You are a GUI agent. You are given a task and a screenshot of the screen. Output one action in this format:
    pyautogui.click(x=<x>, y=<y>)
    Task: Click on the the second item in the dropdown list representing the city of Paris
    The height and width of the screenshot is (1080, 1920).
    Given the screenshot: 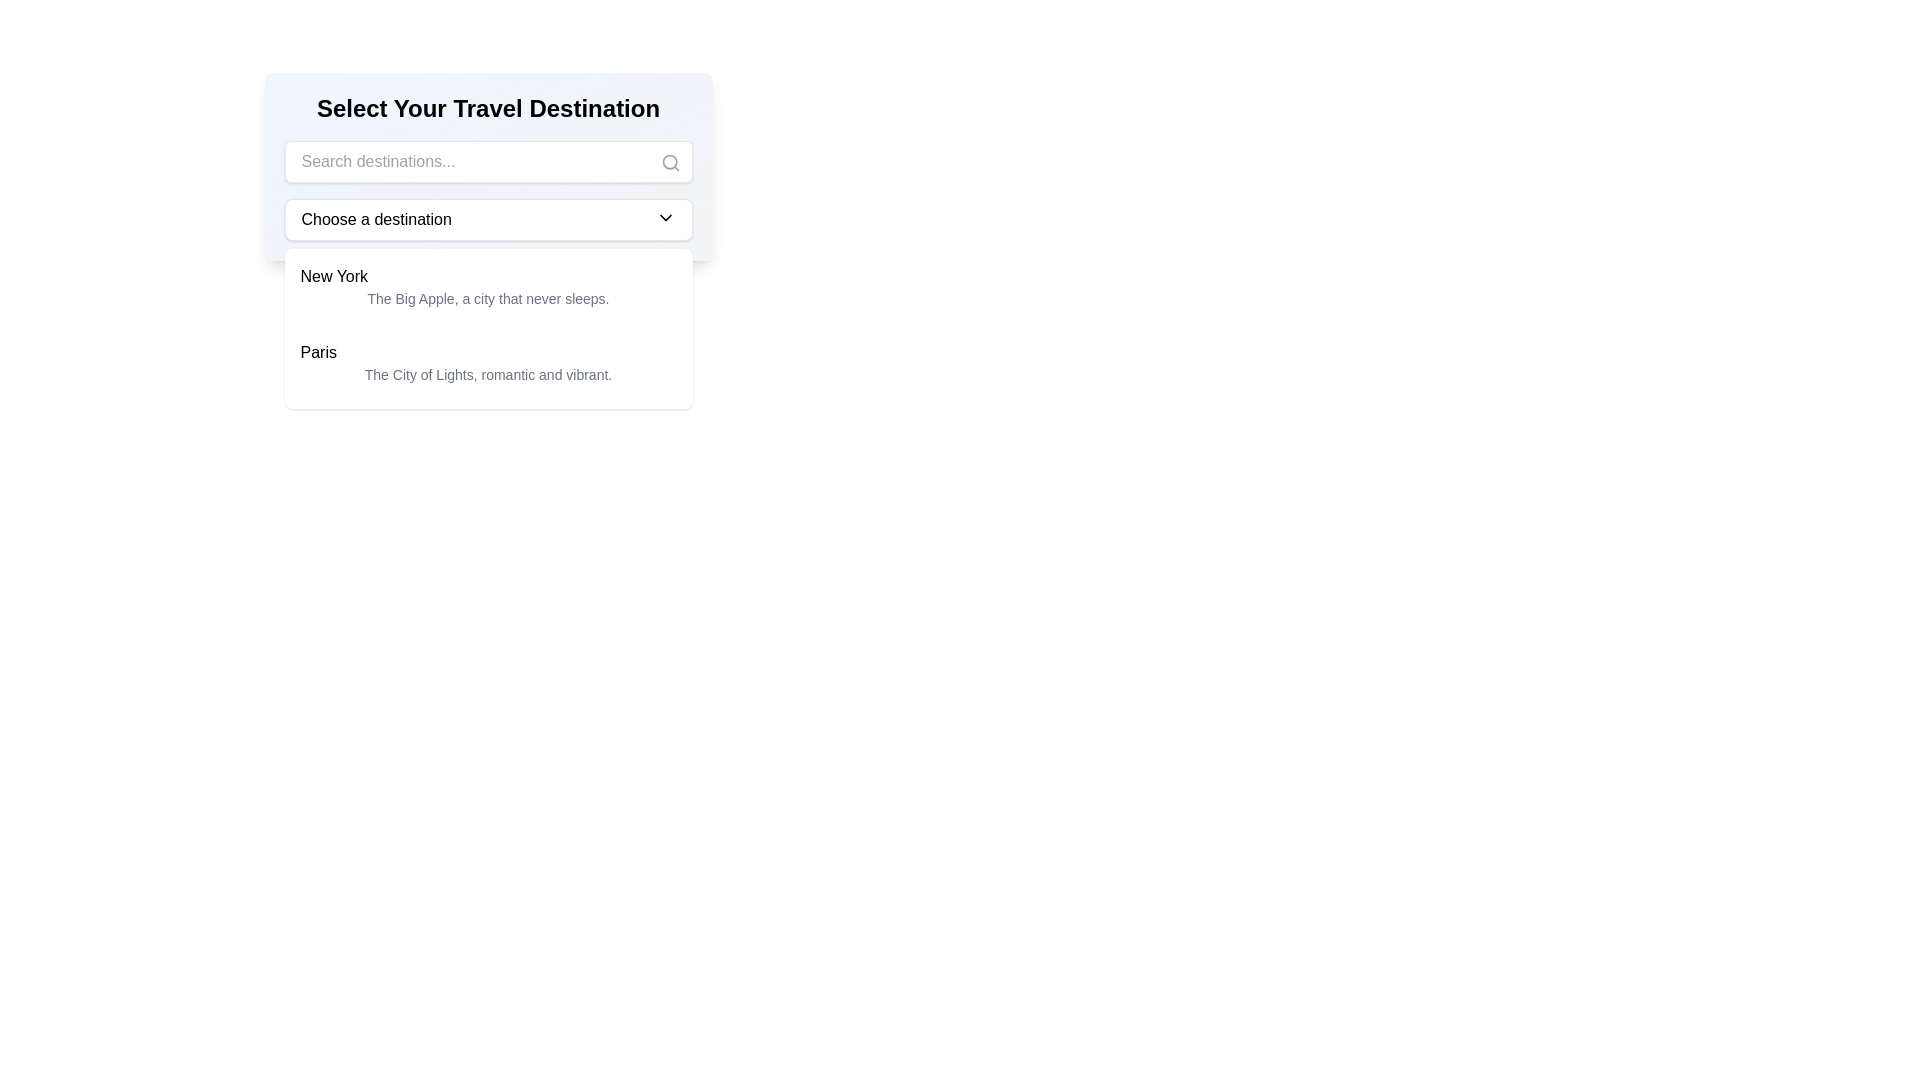 What is the action you would take?
    pyautogui.click(x=488, y=362)
    